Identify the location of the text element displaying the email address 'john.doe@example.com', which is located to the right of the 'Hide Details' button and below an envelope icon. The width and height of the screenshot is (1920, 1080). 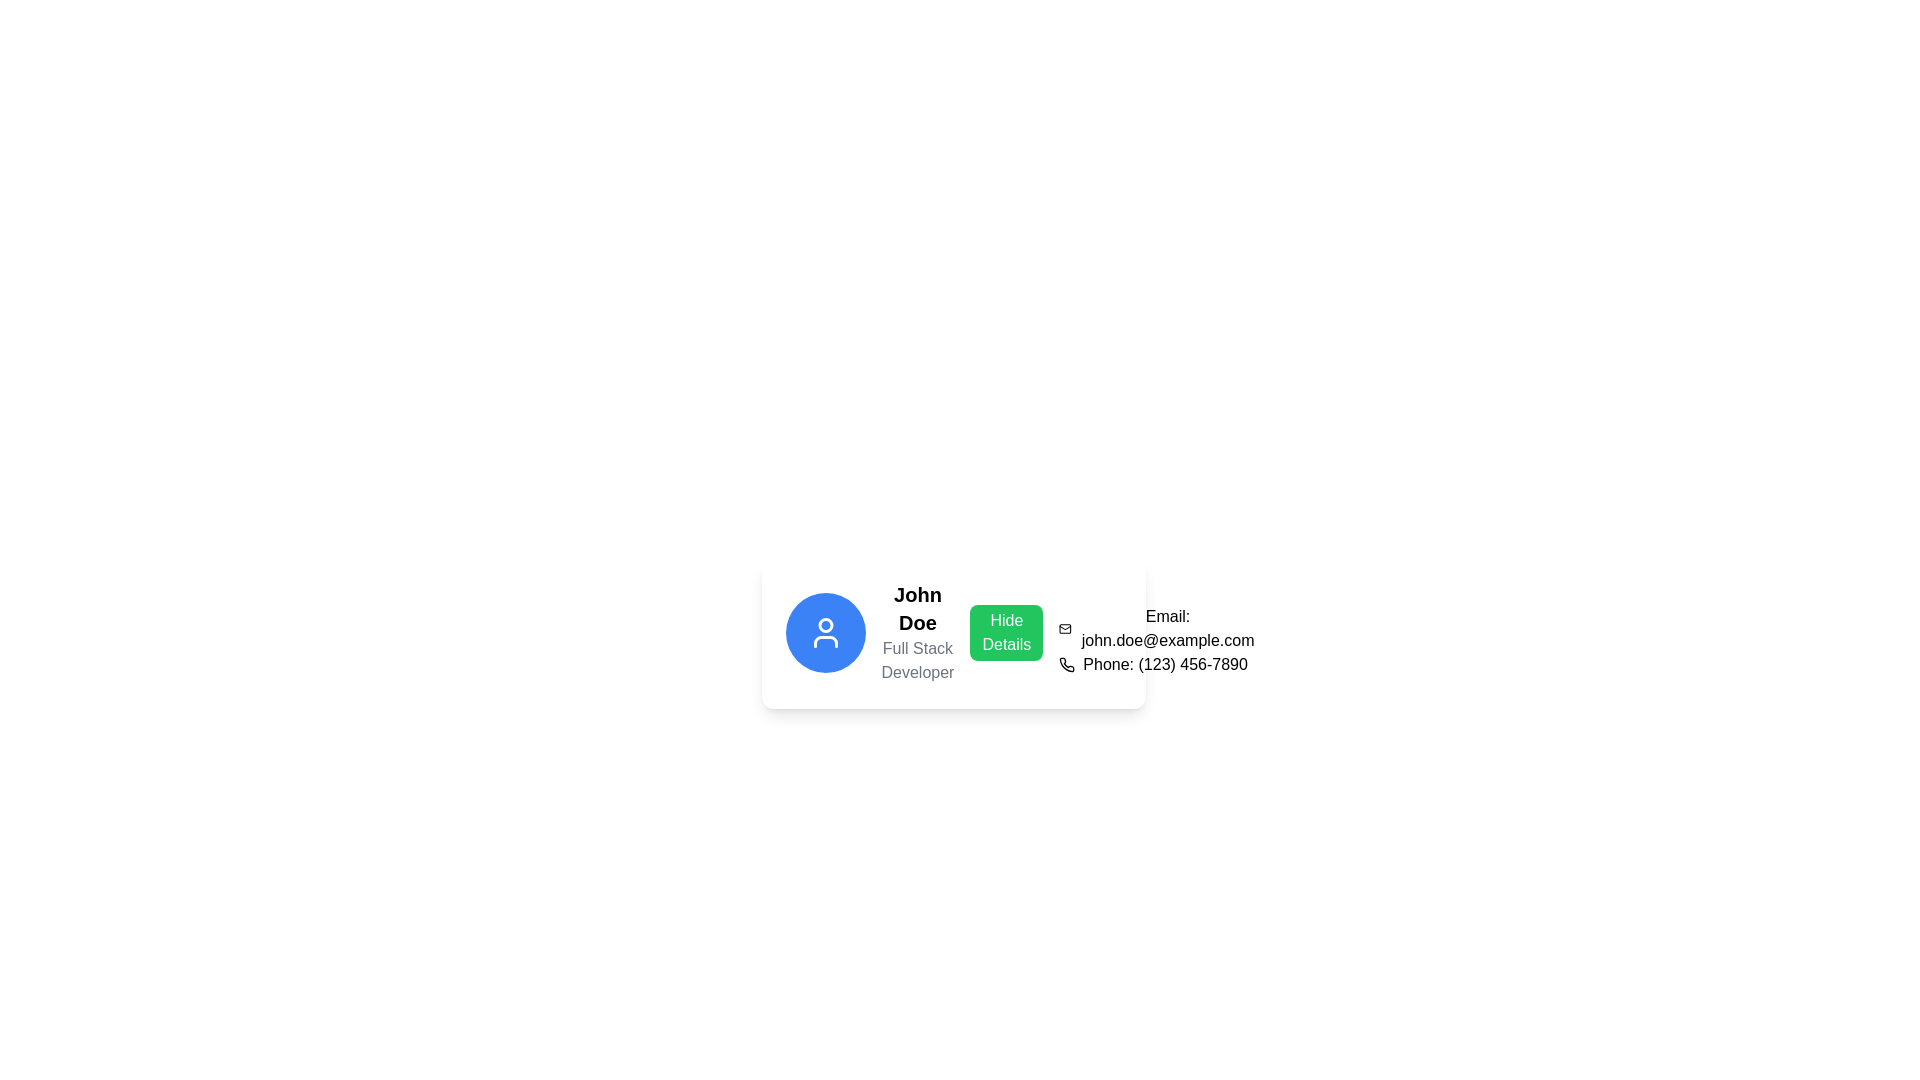
(1168, 627).